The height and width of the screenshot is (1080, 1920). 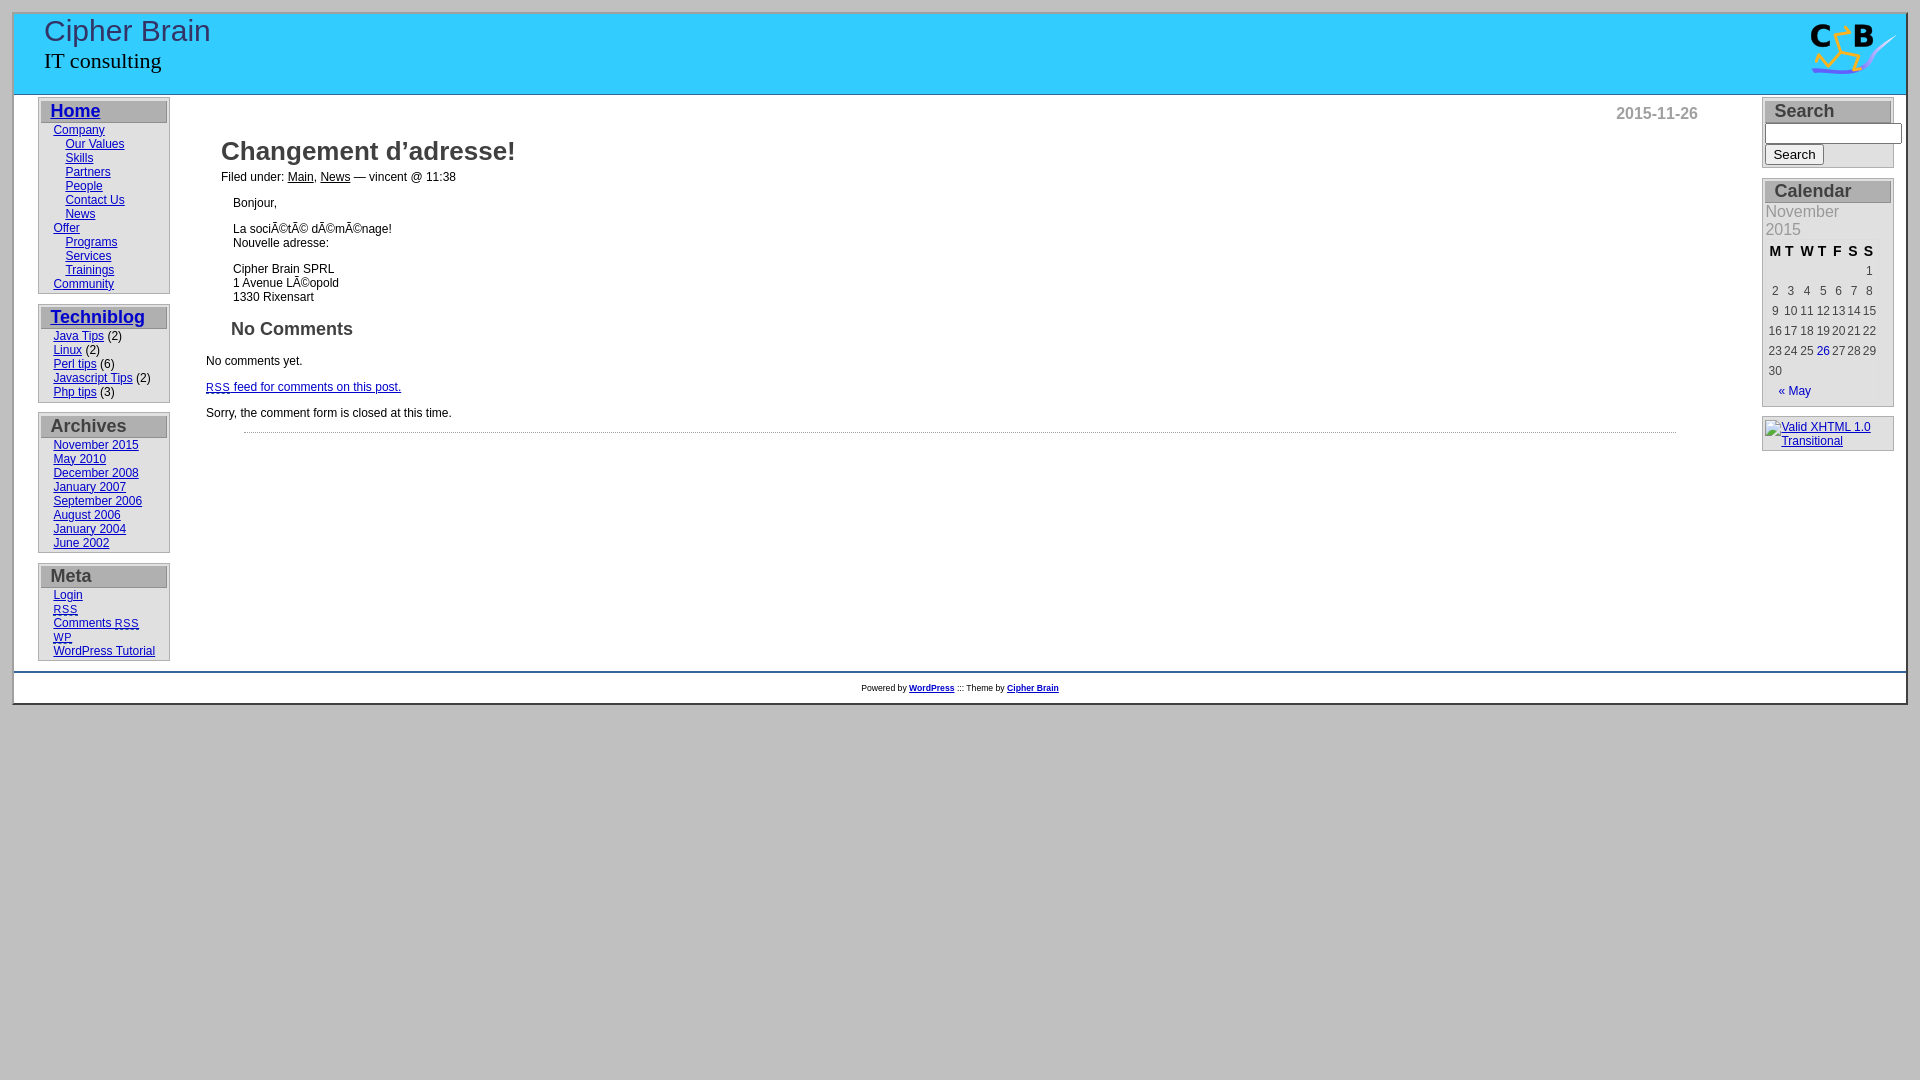 I want to click on 'People', so click(x=82, y=185).